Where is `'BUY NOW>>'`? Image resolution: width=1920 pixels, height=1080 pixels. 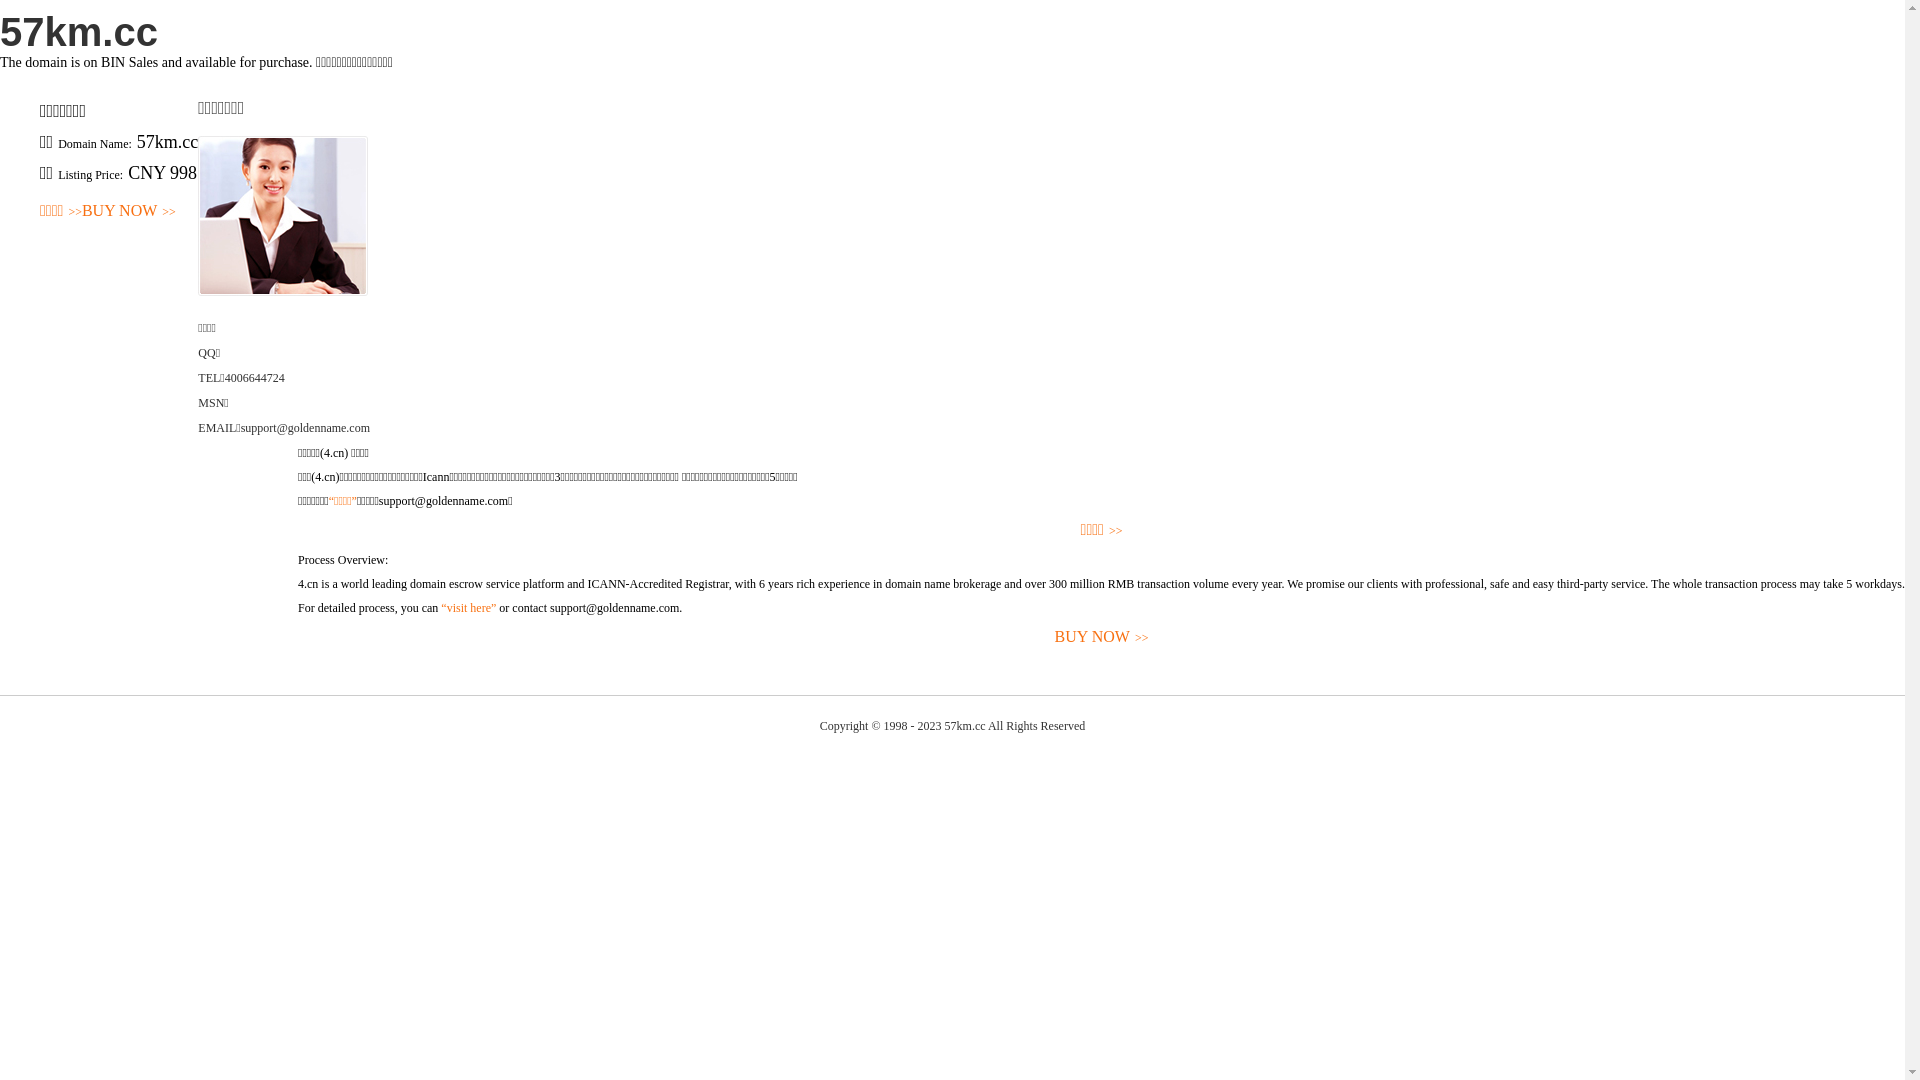 'BUY NOW>>' is located at coordinates (128, 211).